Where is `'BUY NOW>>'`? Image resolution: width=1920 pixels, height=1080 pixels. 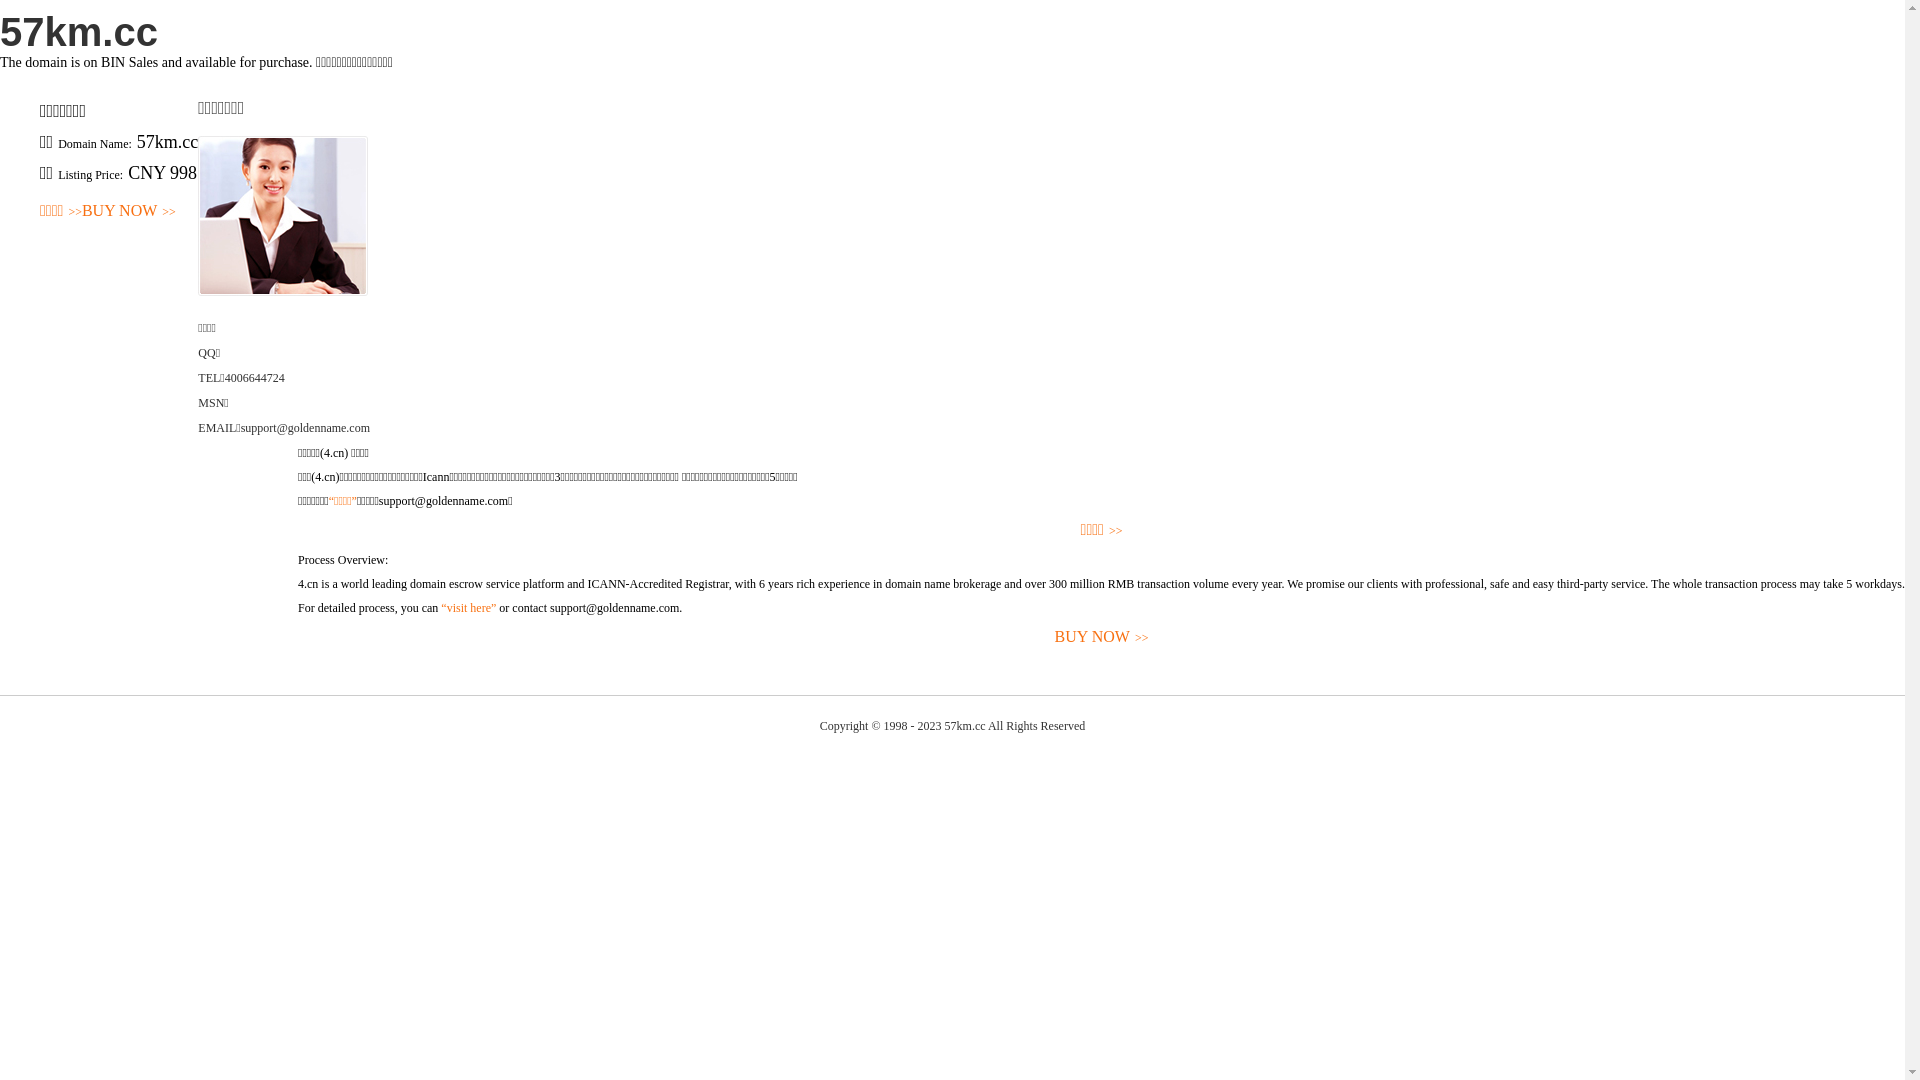 'BUY NOW>>' is located at coordinates (128, 211).